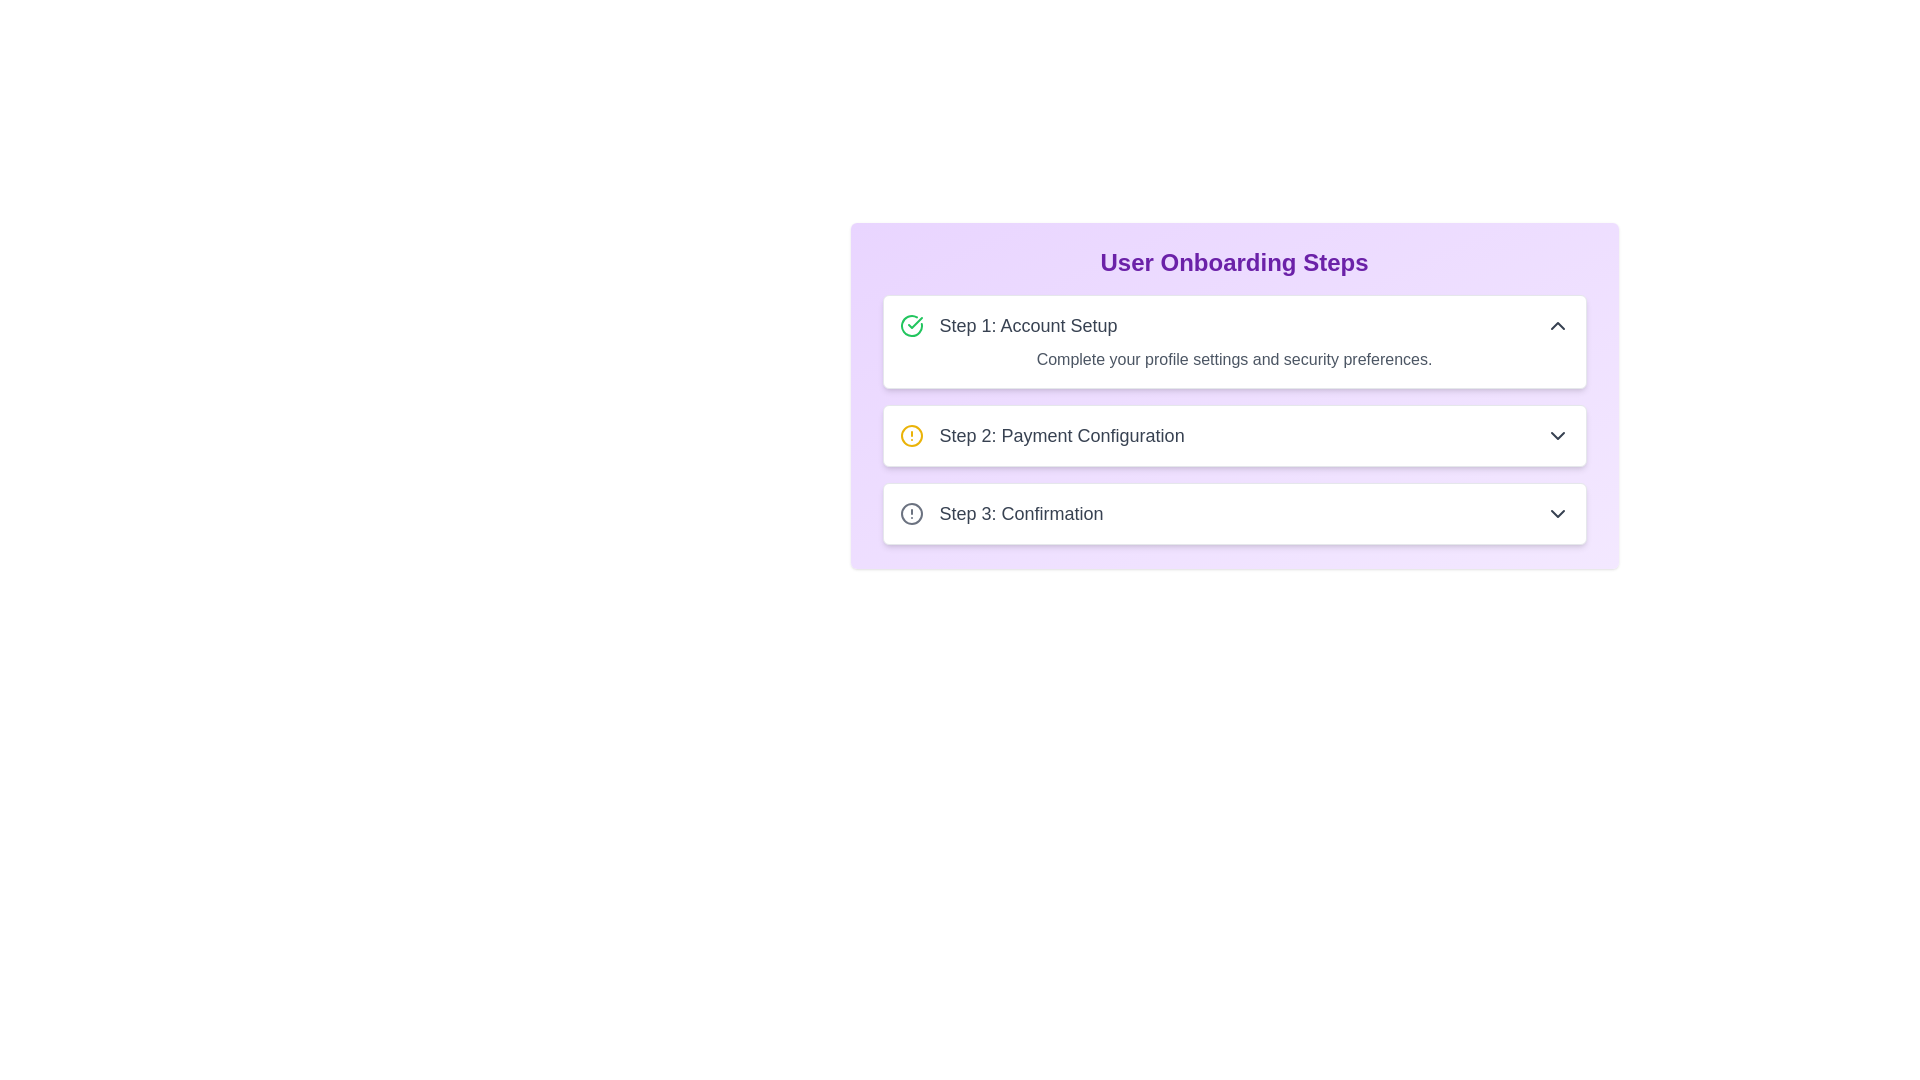 This screenshot has height=1080, width=1920. I want to click on the text label 'Step 1: Account Setup' which is displayed in a medium-sized, regular sans-serif font, located near the top of the 'User Onboarding Steps' box, adjacent to a green checkmark icon, so click(1028, 325).